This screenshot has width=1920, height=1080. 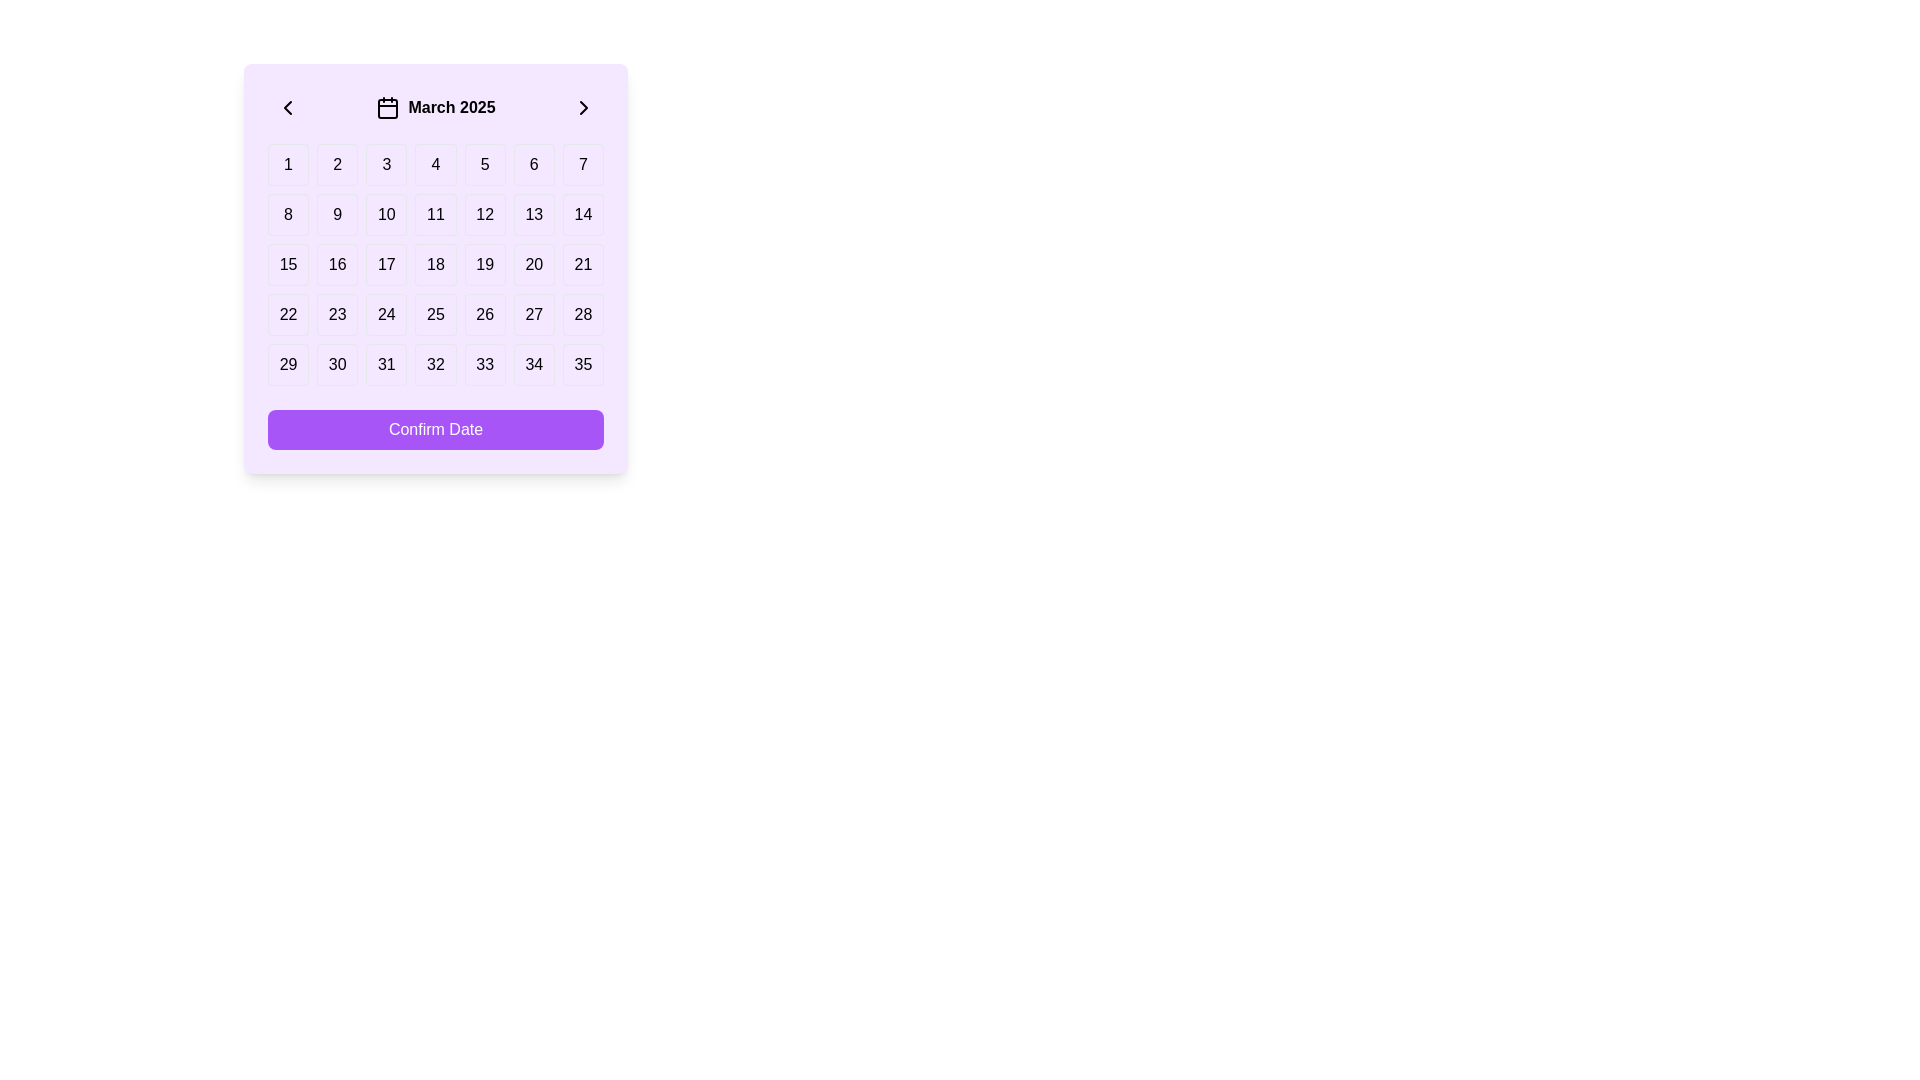 I want to click on the right arrow icon located at the top-right corner of the calendar interface, adjacent to the 'March 2025' label, so click(x=583, y=108).